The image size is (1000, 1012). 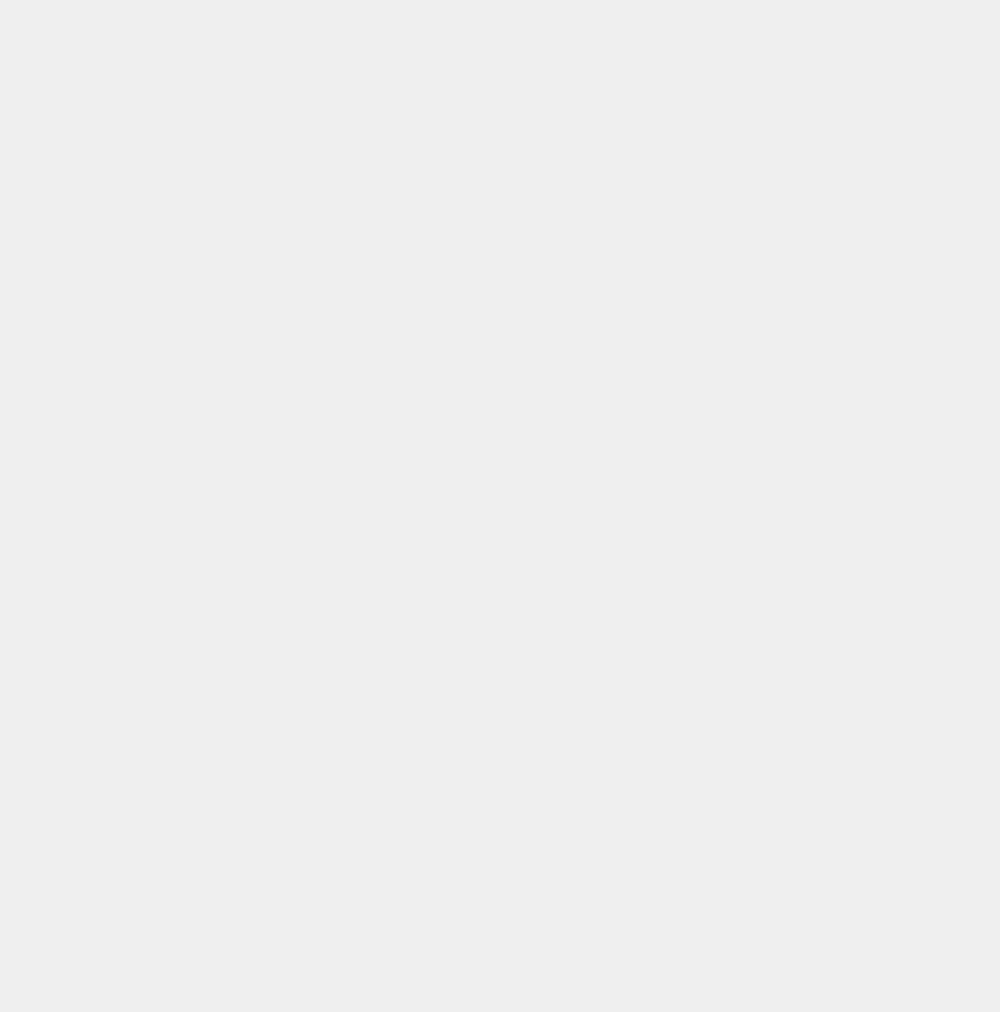 I want to click on 'CORPORATE SOCIAL RESPONSIBILITY', so click(x=79, y=121).